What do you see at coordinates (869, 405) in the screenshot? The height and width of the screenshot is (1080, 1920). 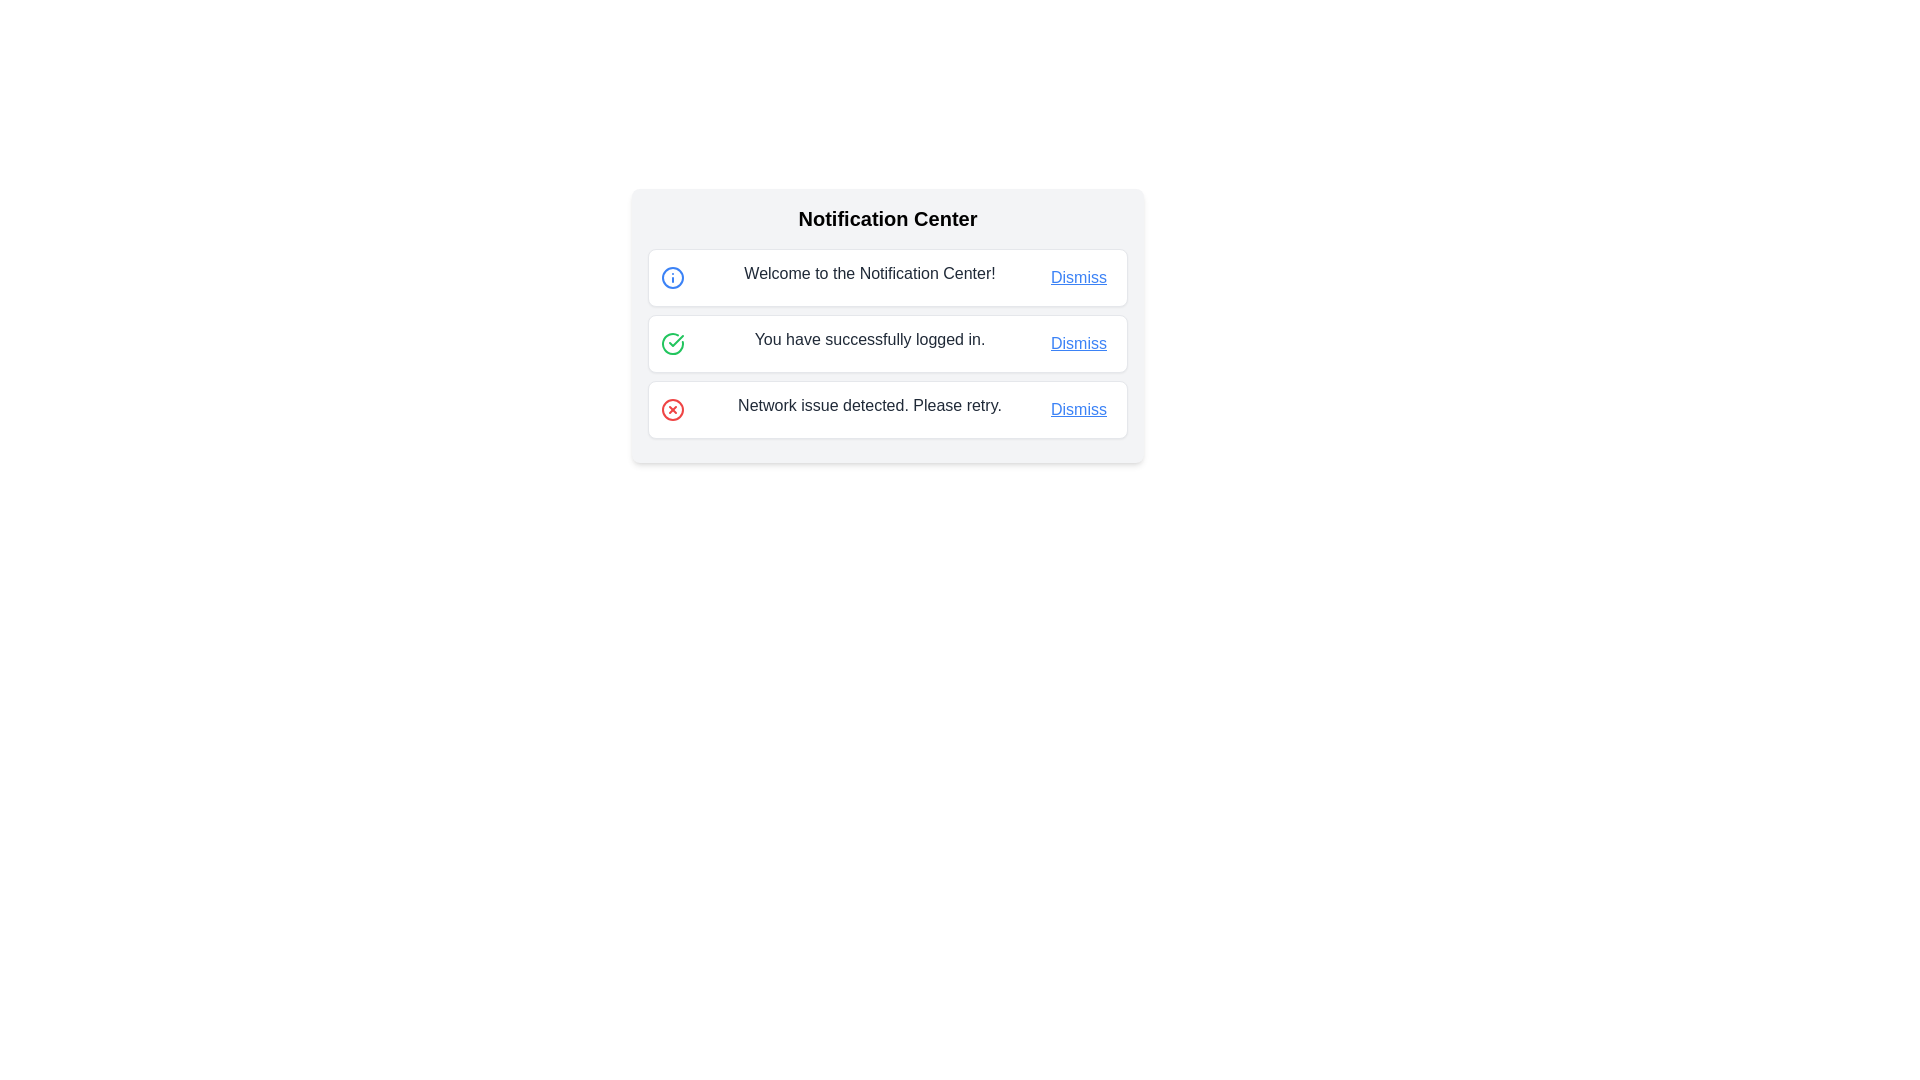 I see `message 'Network issue detected. Please retry.' displayed in dark gray font within the third notification card on the center-right side` at bounding box center [869, 405].